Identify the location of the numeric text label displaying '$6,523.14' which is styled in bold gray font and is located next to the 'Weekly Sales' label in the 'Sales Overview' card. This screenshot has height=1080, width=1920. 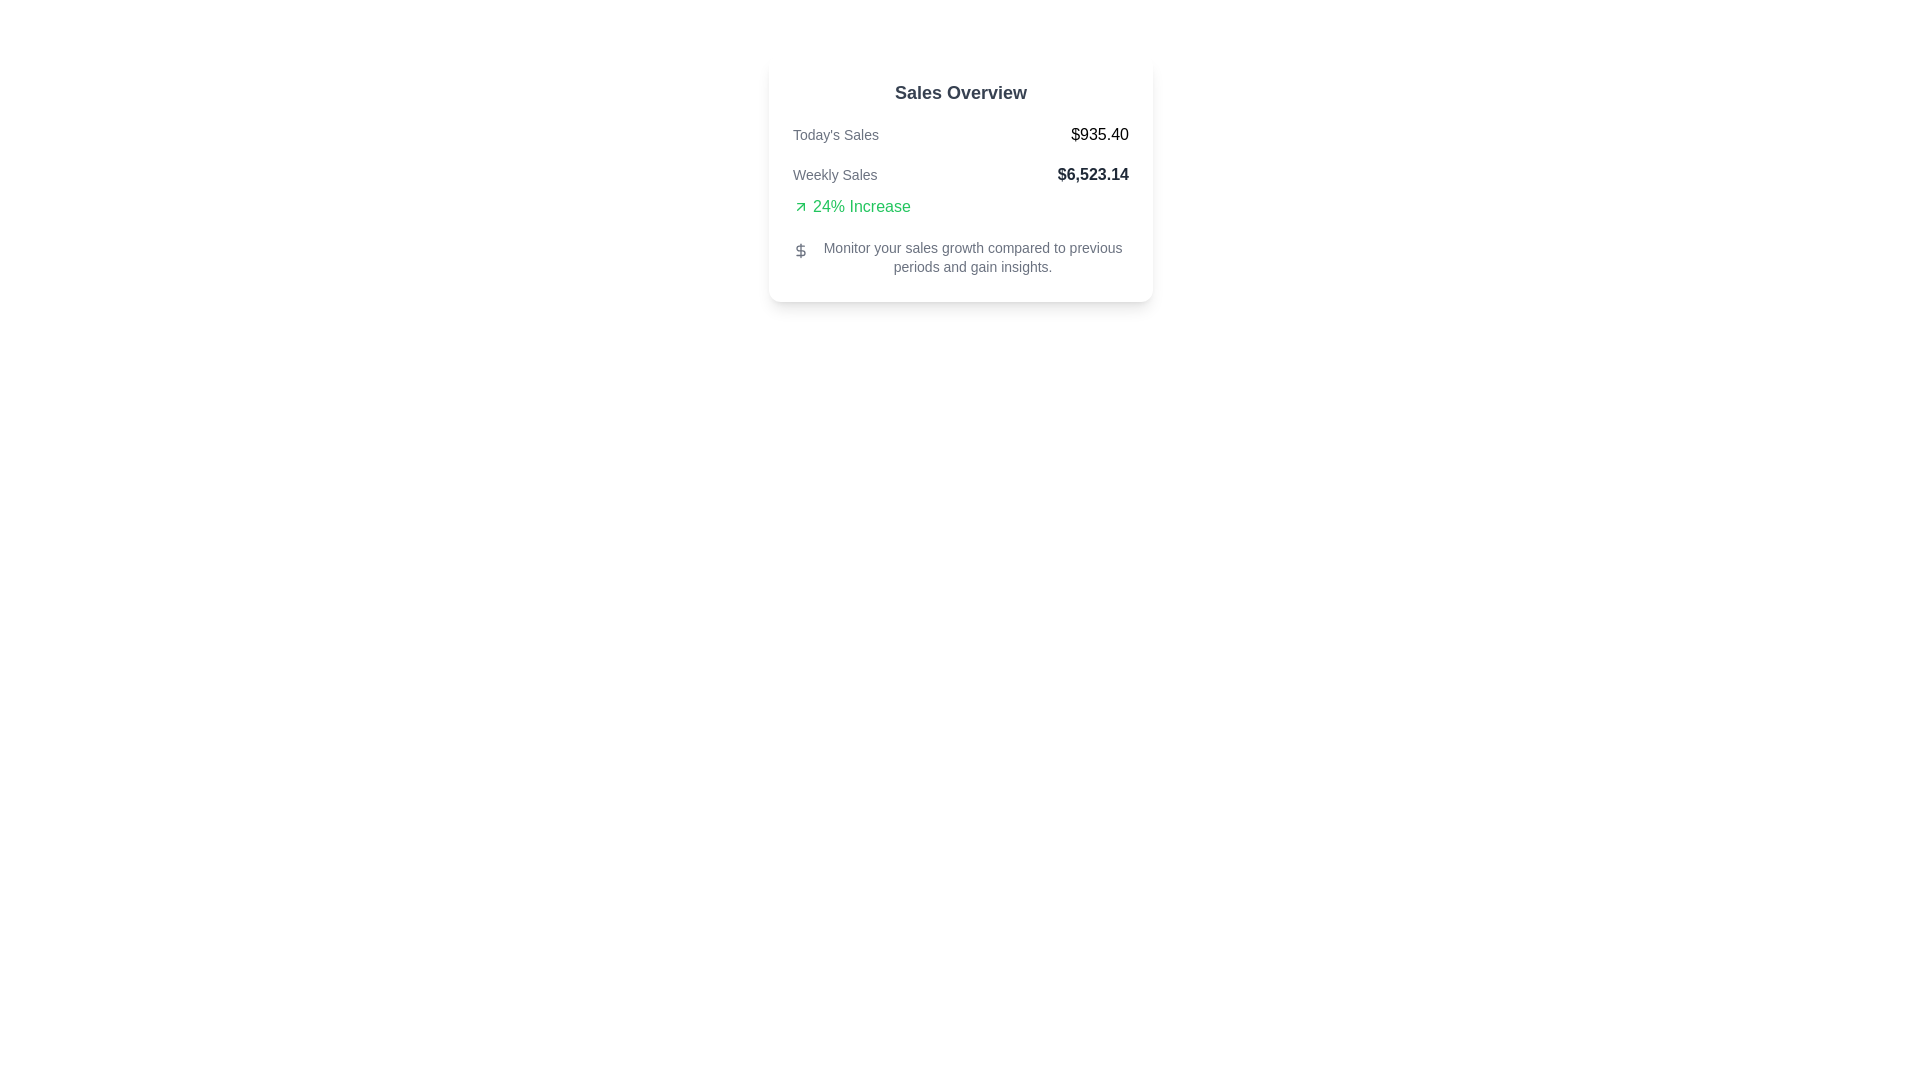
(1092, 173).